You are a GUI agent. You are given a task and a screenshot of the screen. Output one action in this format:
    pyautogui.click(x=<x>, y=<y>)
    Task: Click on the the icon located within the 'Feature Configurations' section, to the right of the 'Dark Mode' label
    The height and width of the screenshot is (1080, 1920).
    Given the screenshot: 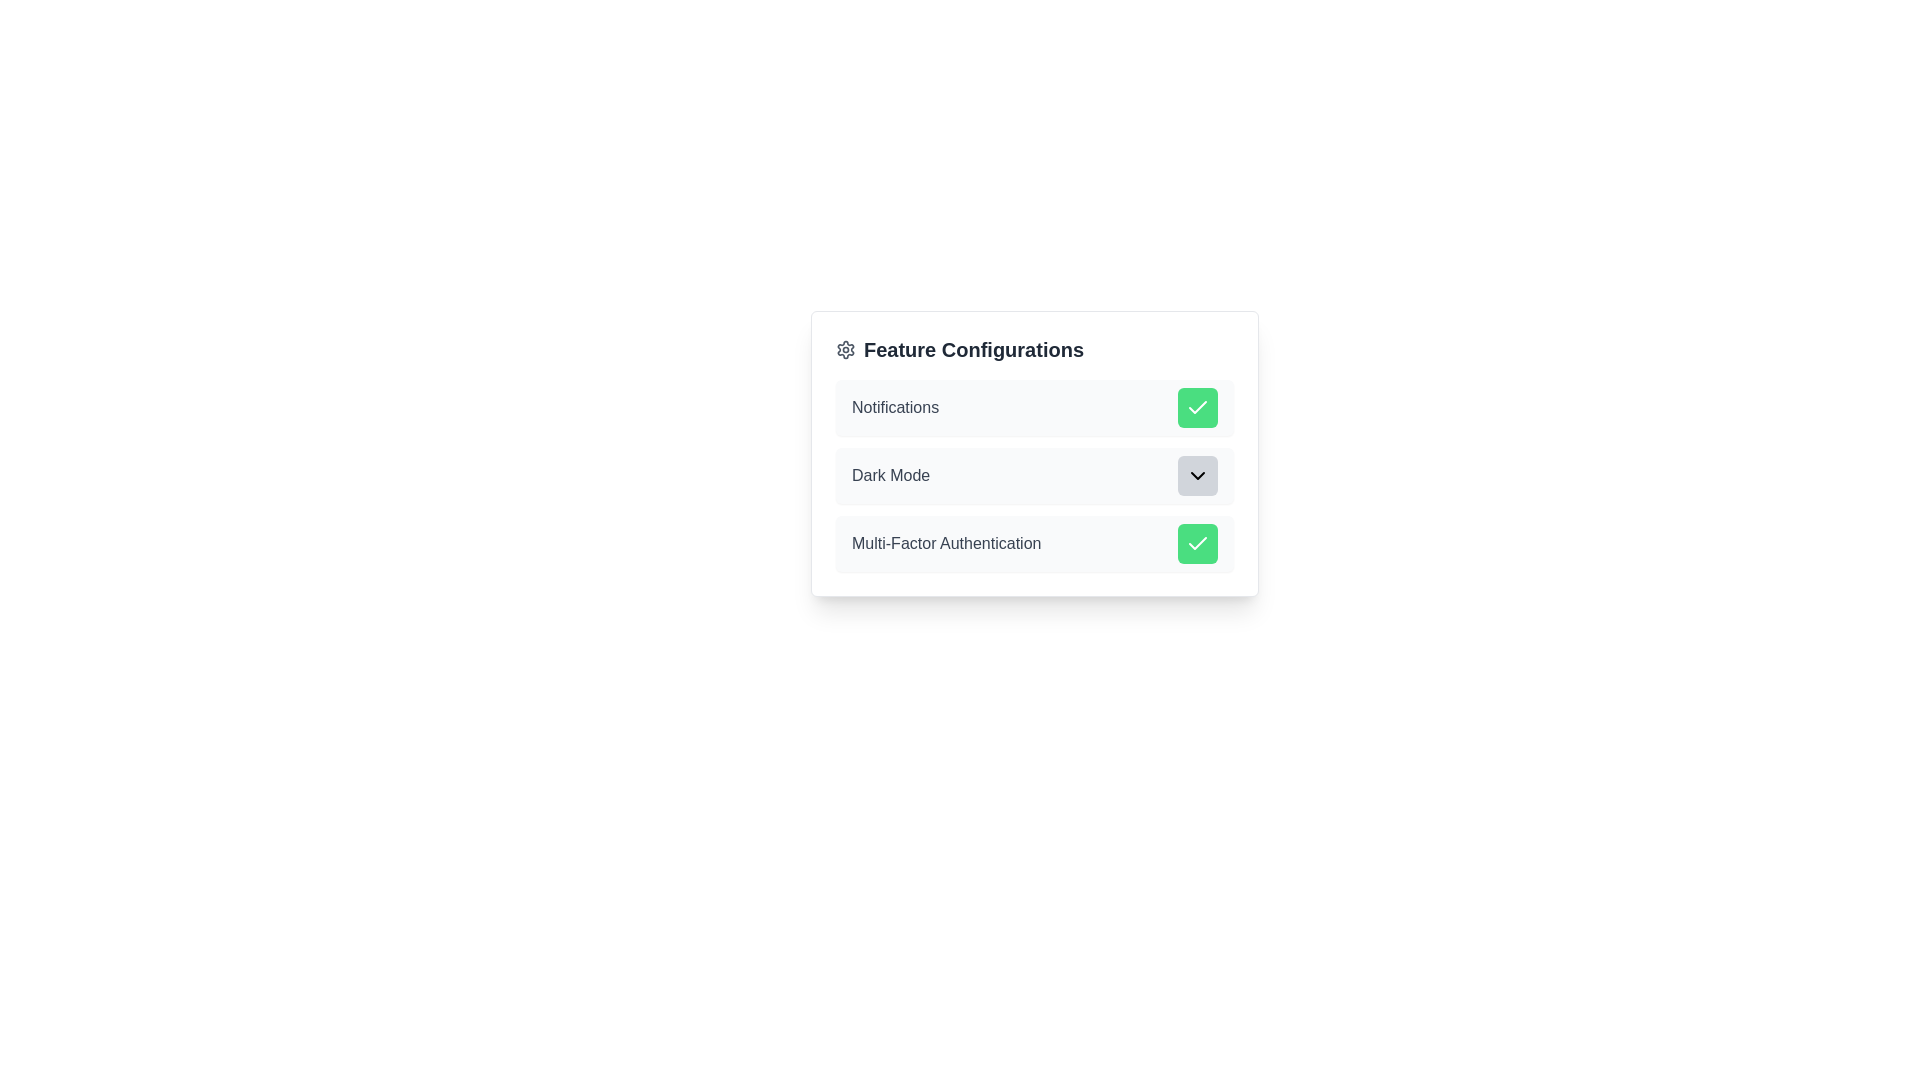 What is the action you would take?
    pyautogui.click(x=1198, y=475)
    